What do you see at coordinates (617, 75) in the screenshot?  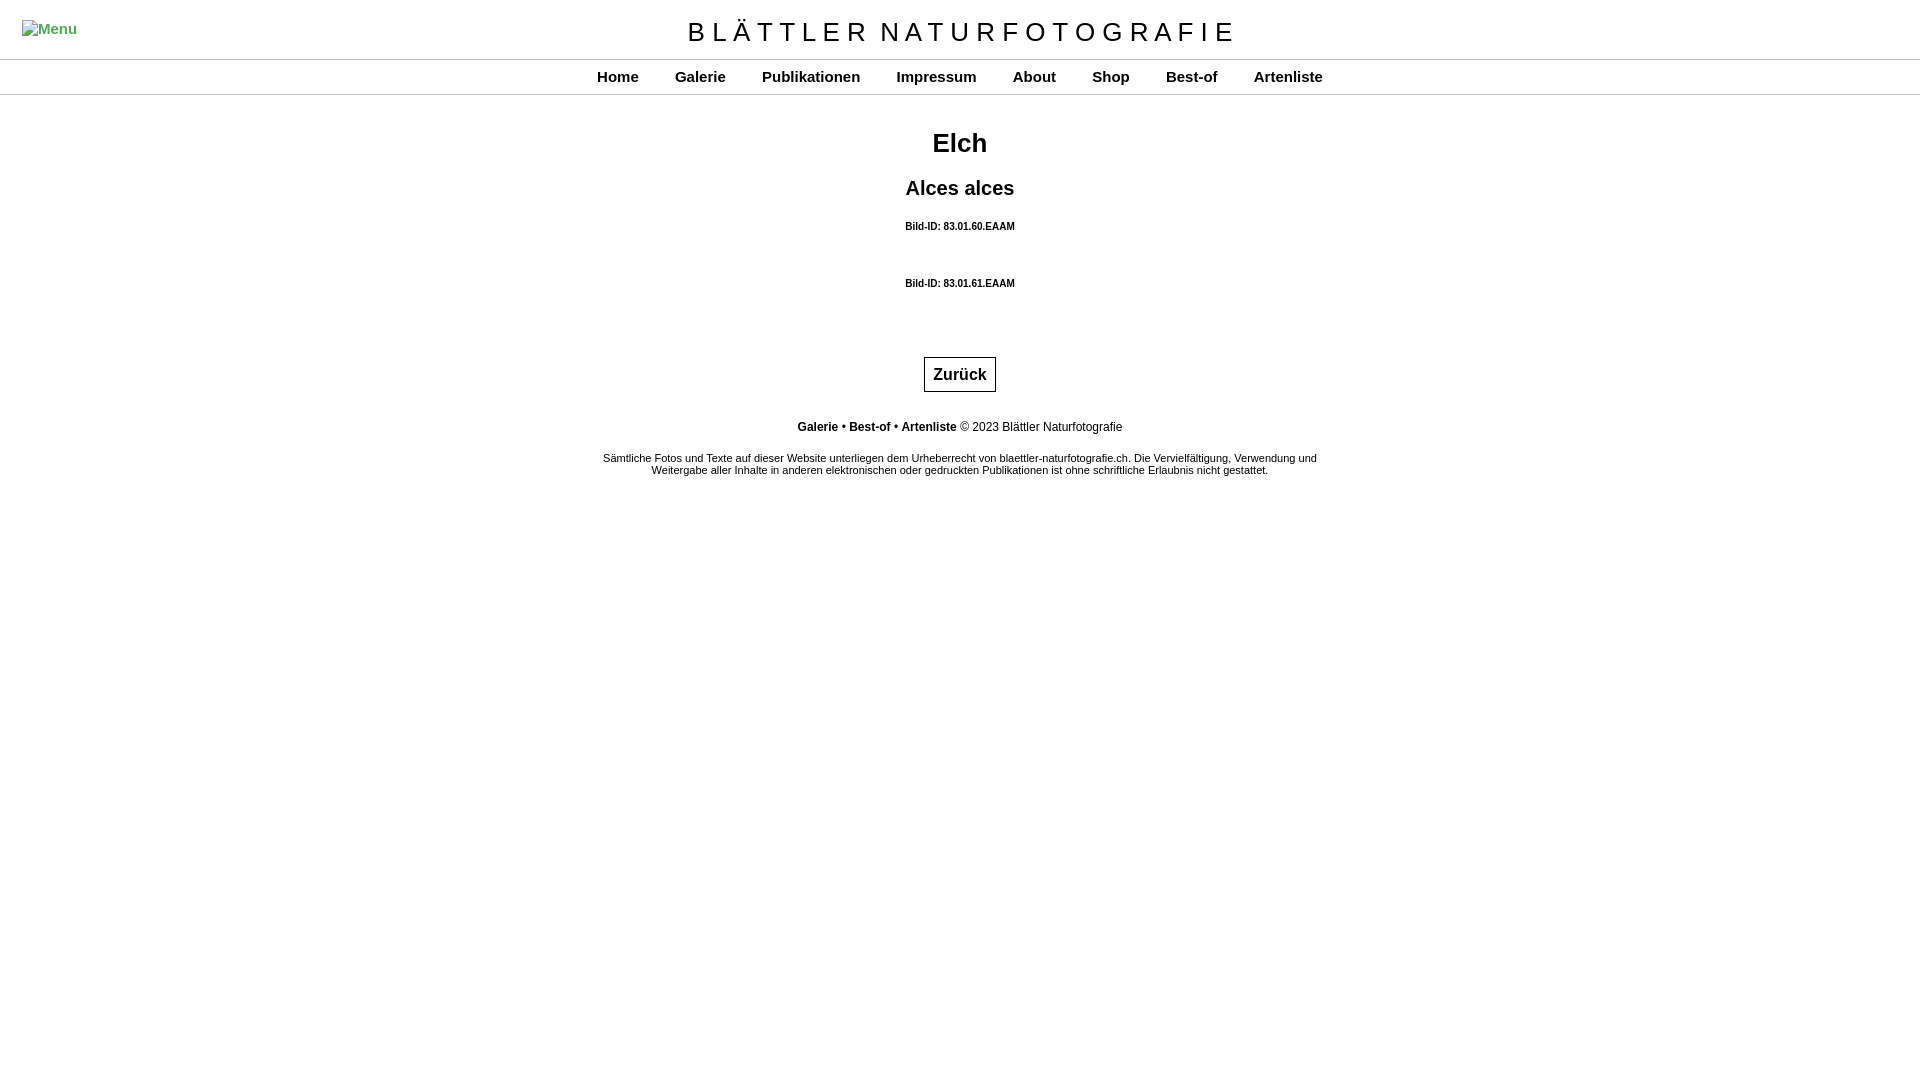 I see `'Home'` at bounding box center [617, 75].